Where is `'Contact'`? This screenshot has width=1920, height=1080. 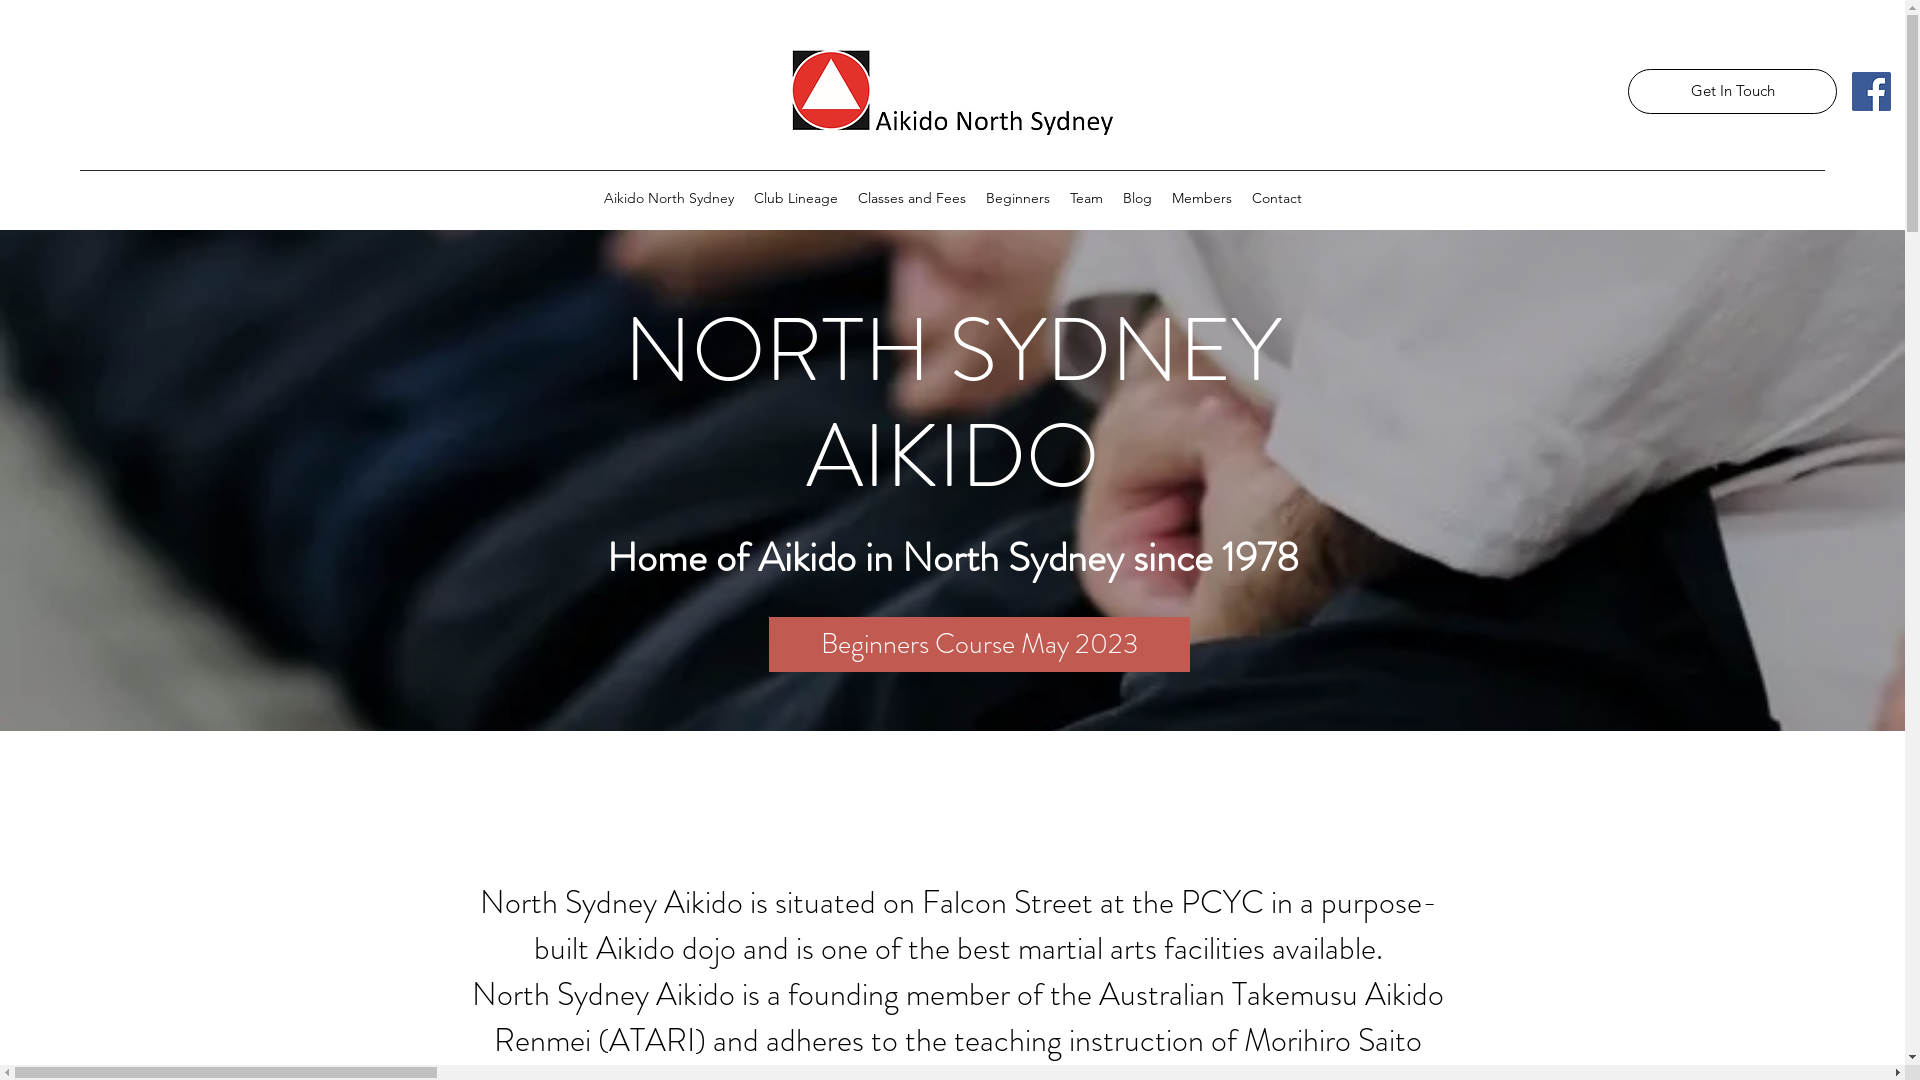
'Contact' is located at coordinates (1275, 198).